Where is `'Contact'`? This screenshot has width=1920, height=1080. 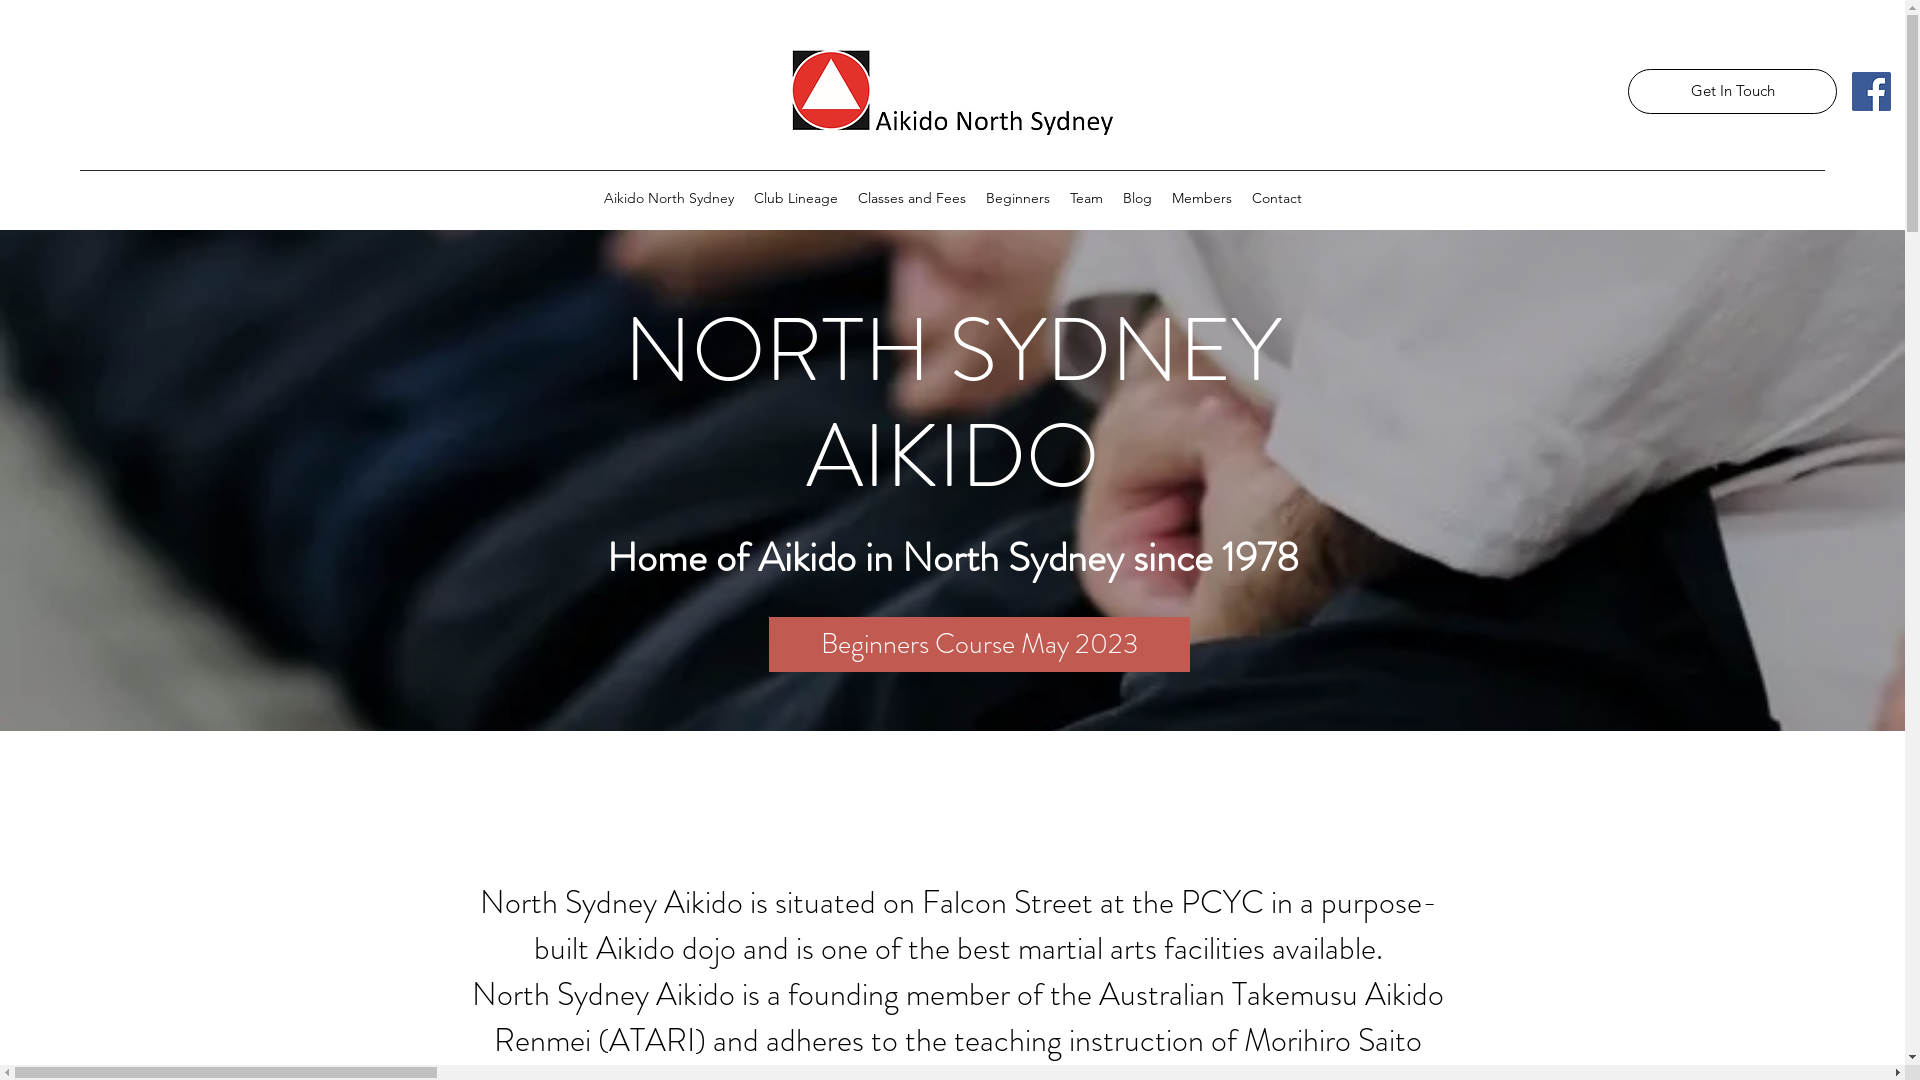
'Contact' is located at coordinates (1275, 198).